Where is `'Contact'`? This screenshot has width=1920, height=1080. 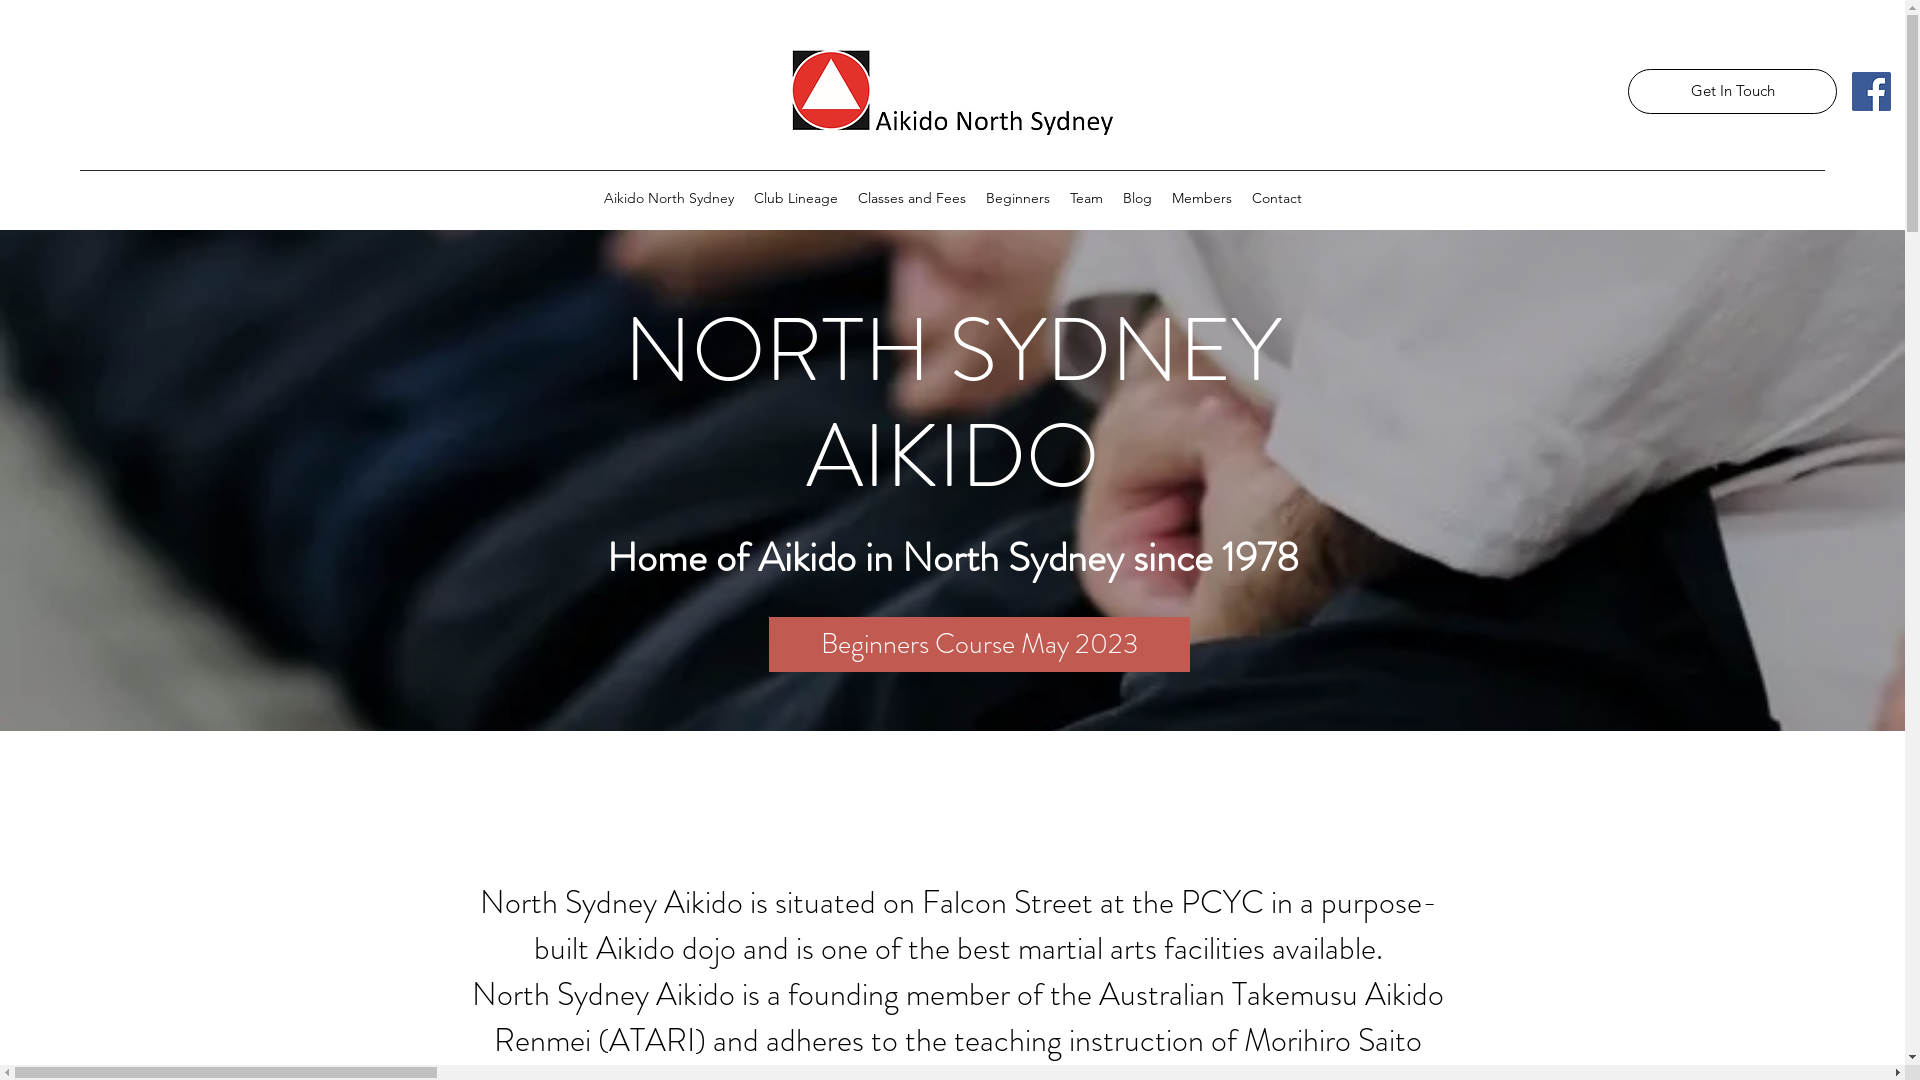
'Contact' is located at coordinates (1275, 198).